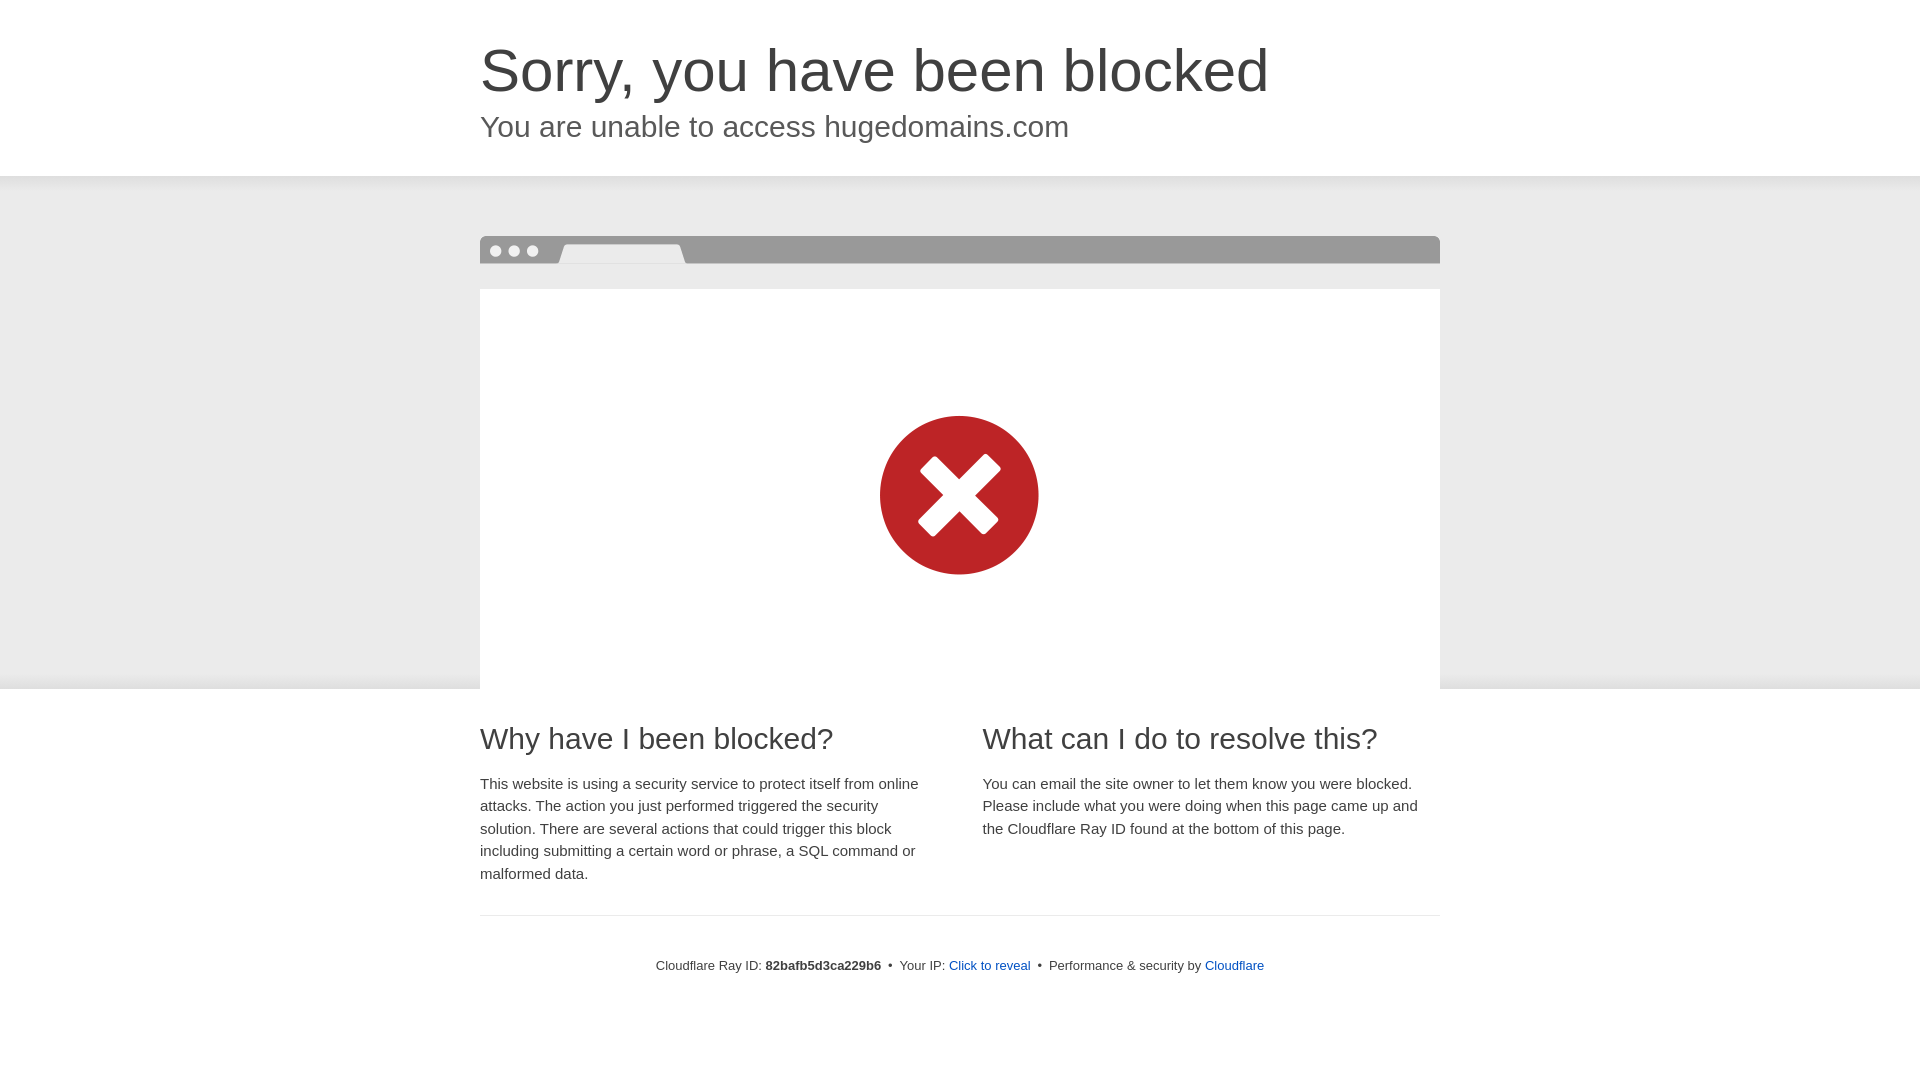  I want to click on 'Cloudflare', so click(1233, 964).